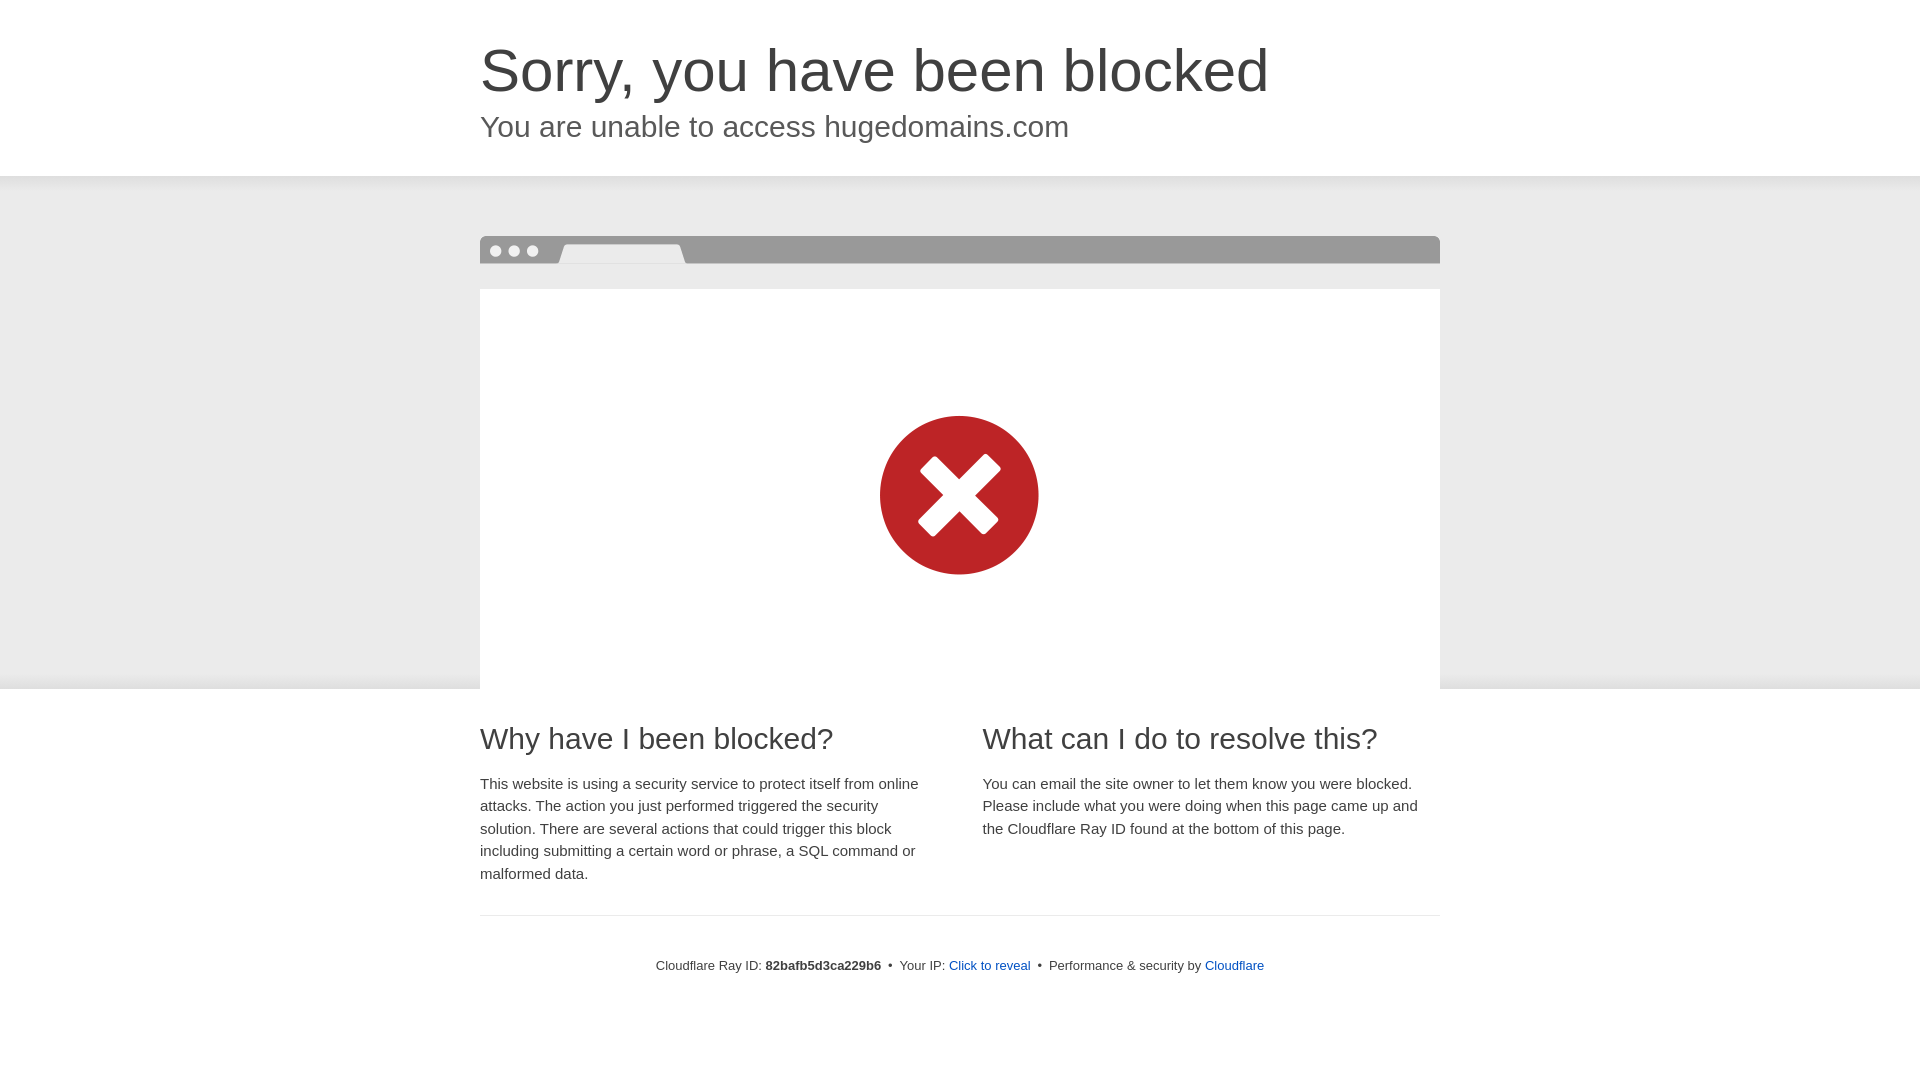  I want to click on 'Cloudflare', so click(1233, 964).